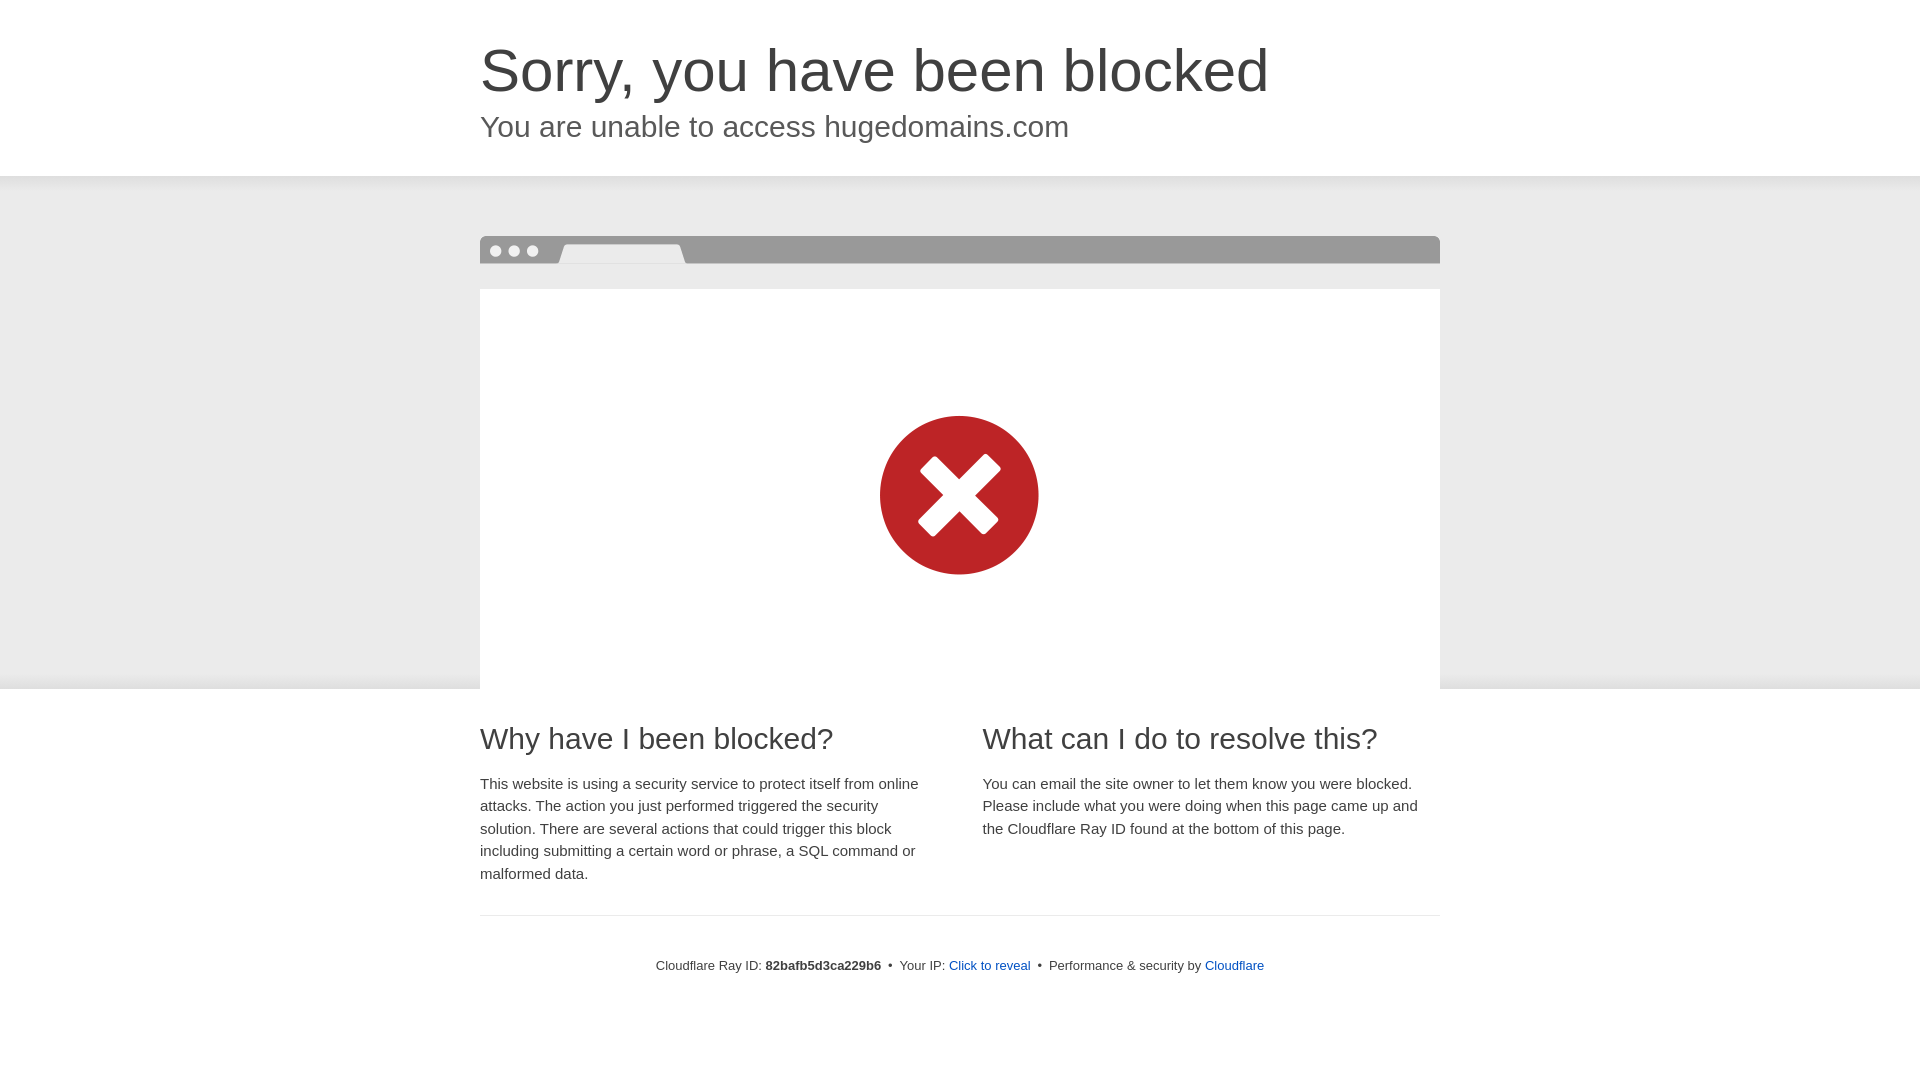  I want to click on 'Cloudflare', so click(1233, 964).